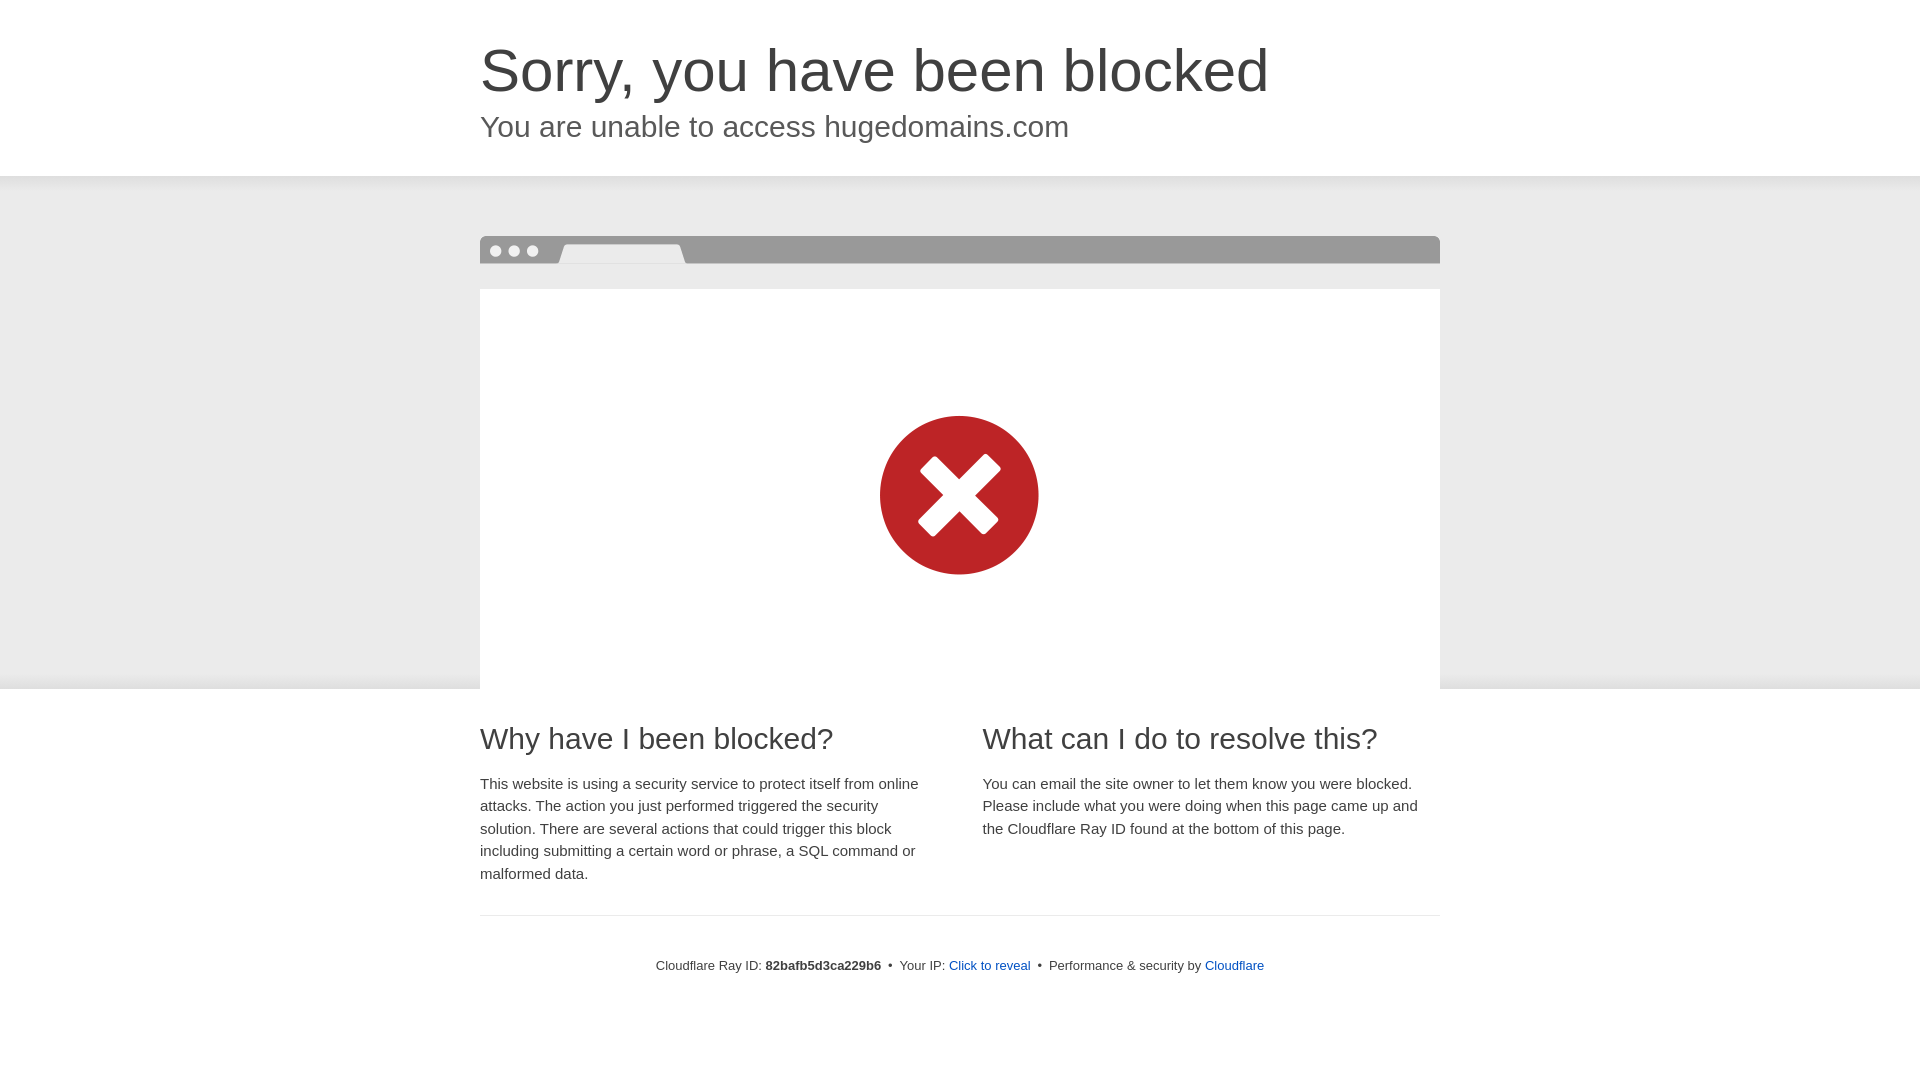  I want to click on 'Cloudflare', so click(1233, 964).